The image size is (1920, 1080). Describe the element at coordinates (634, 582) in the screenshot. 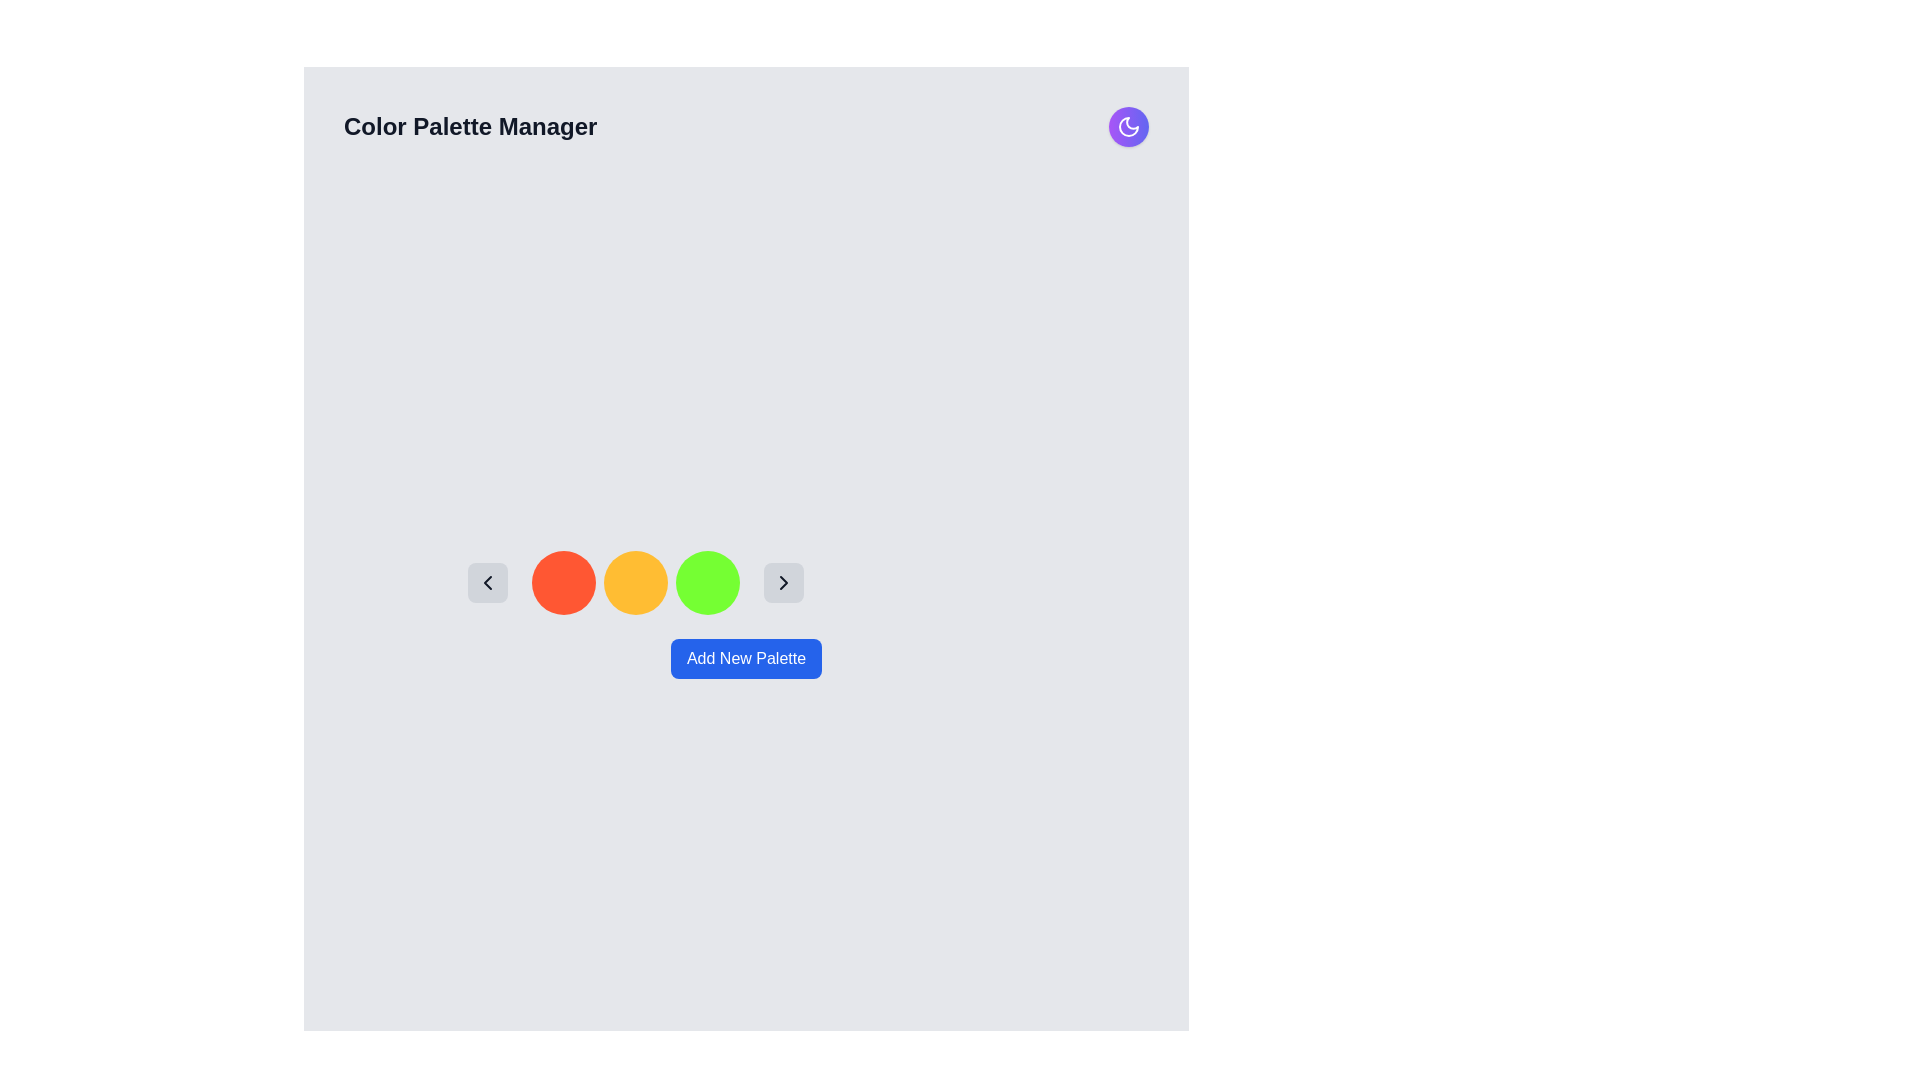

I see `the middle circular shape in the color palette manager interface that represents a choice or indicator` at that location.